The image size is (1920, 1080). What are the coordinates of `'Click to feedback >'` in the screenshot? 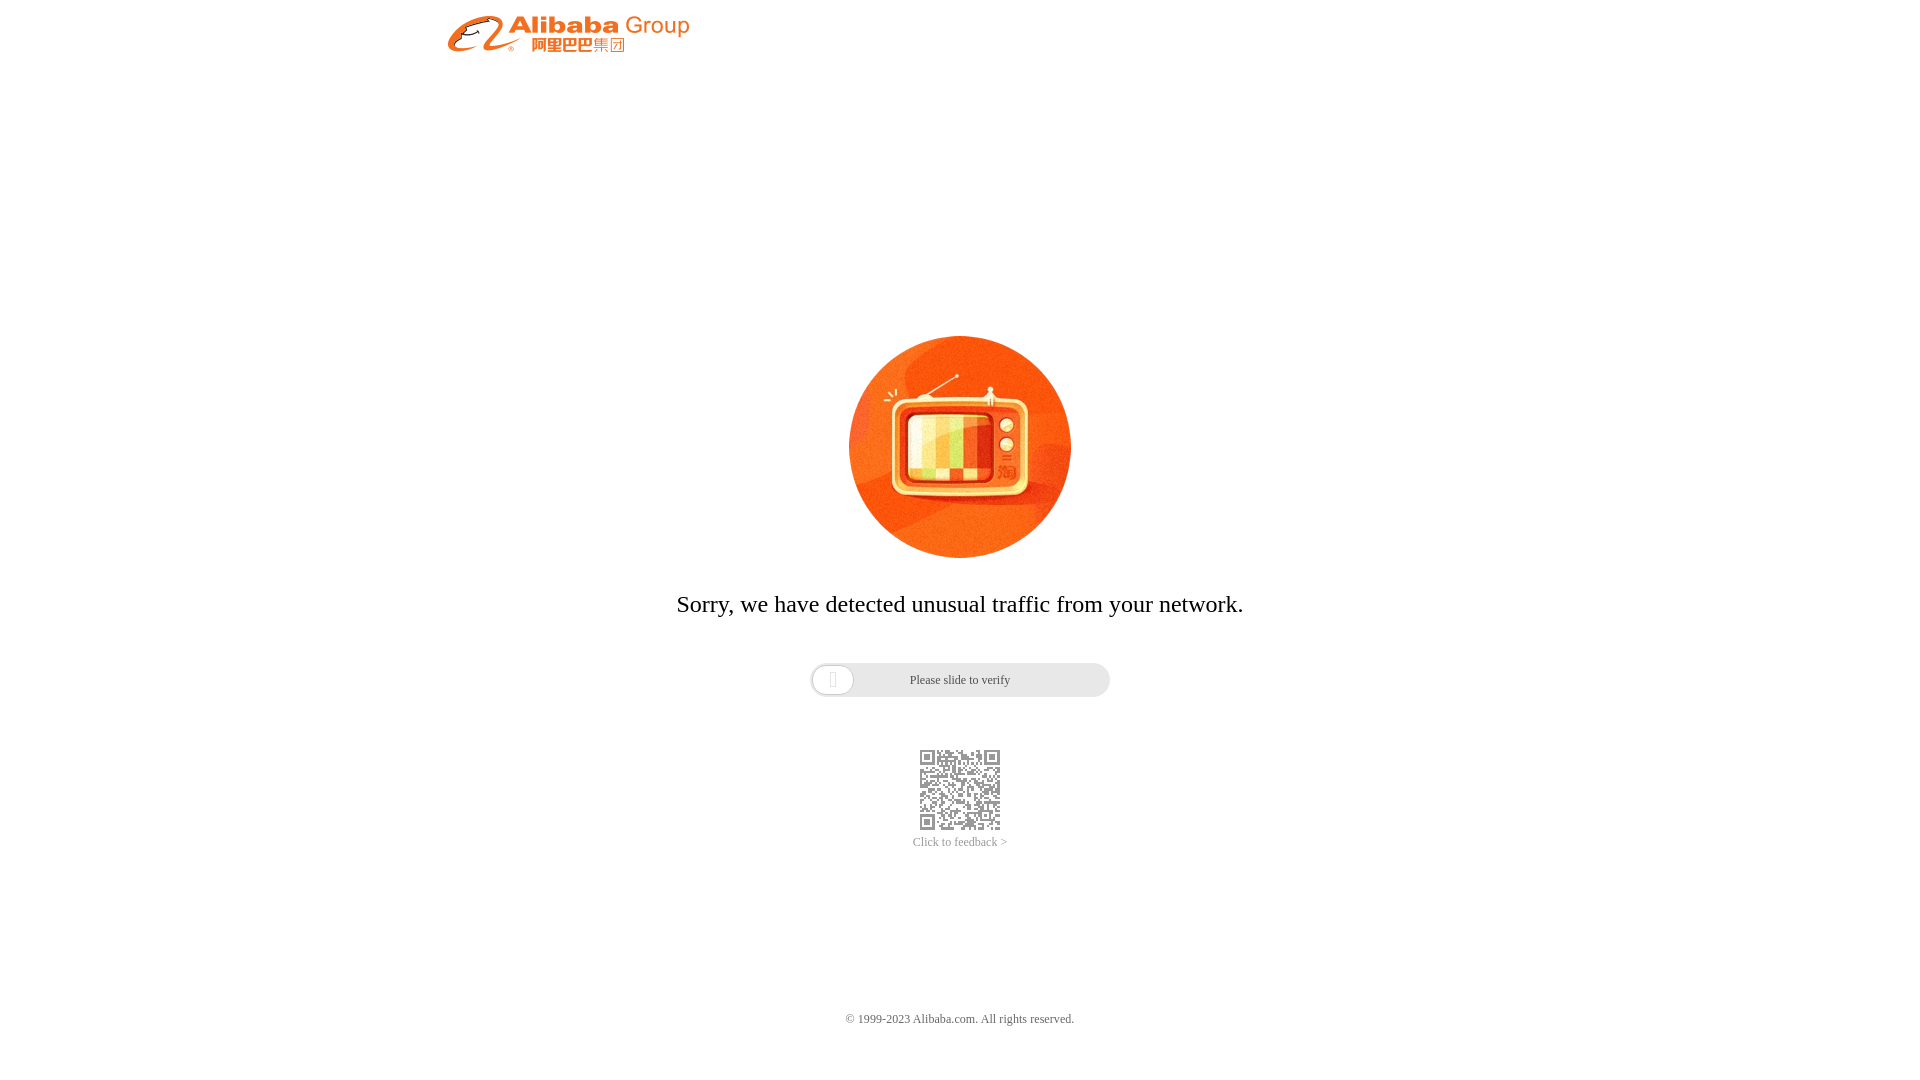 It's located at (960, 842).